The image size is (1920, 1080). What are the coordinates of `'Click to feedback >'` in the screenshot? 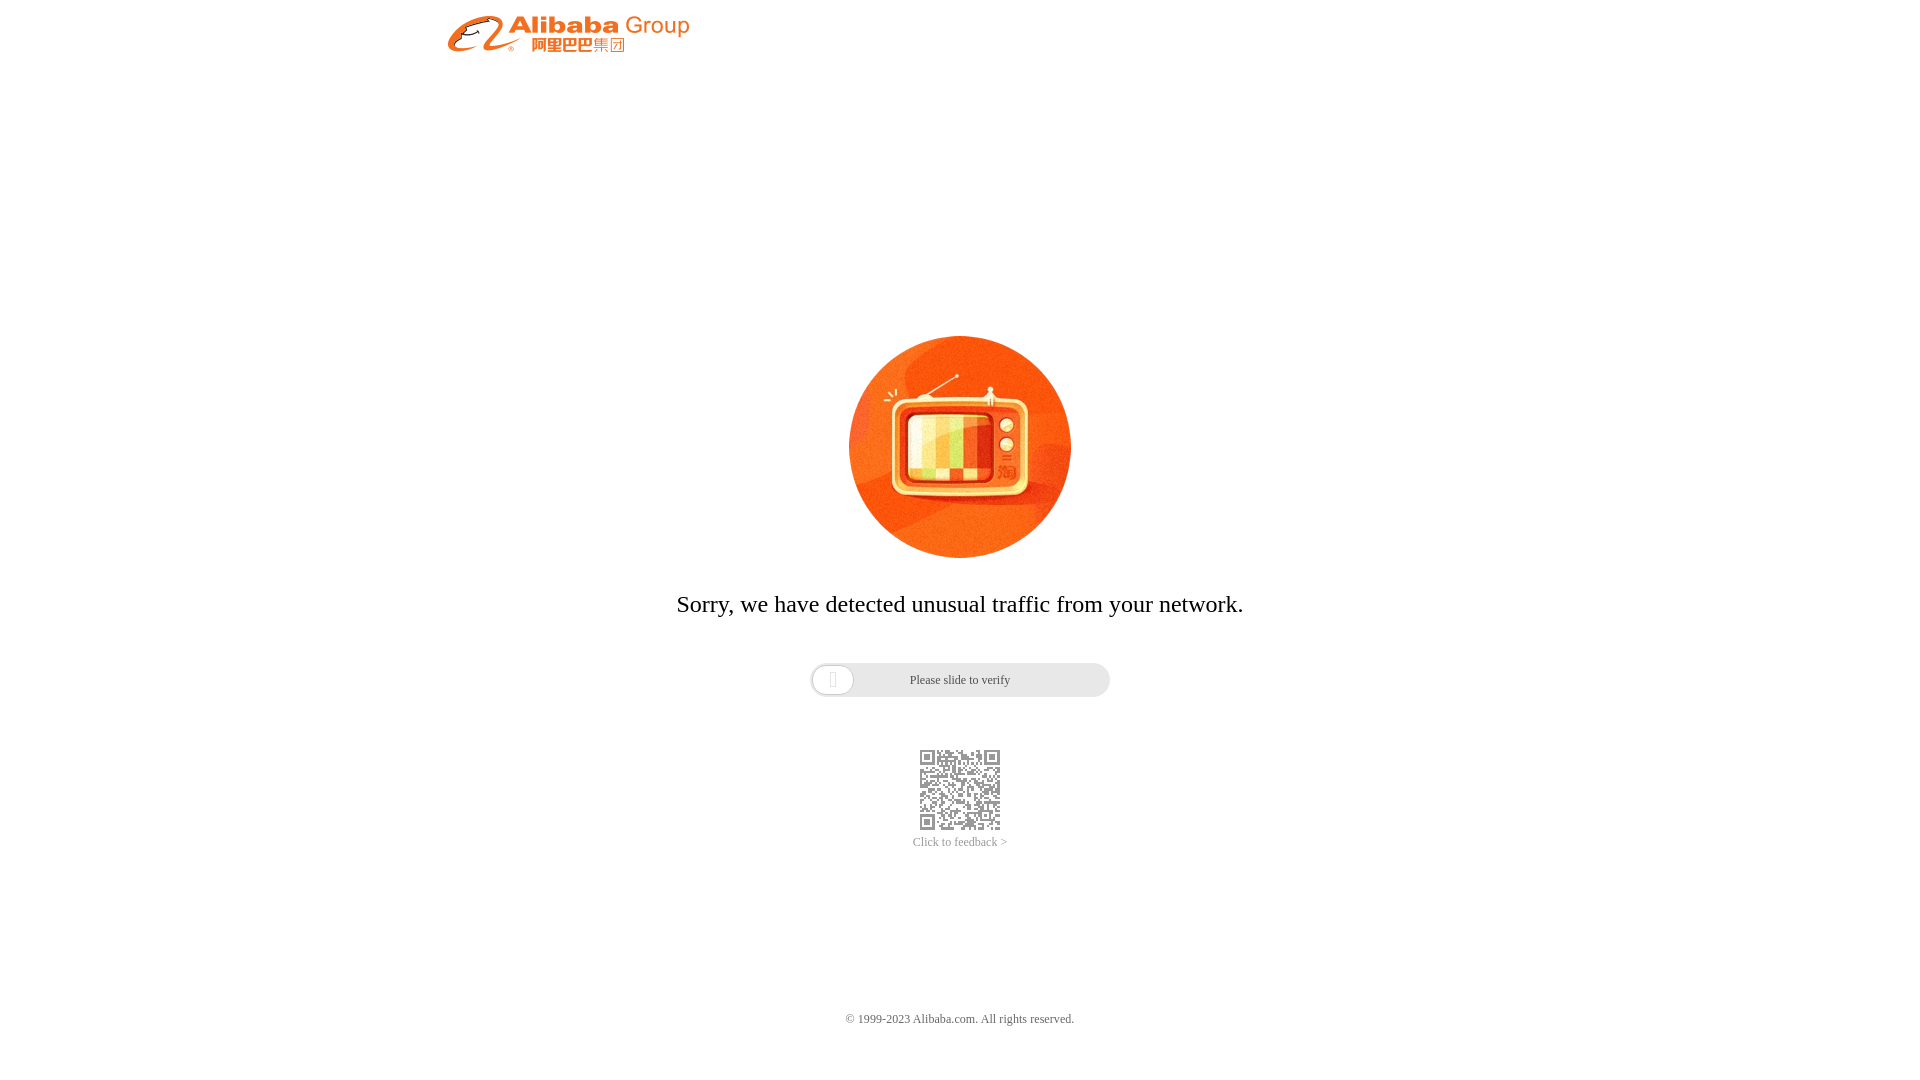 It's located at (960, 842).